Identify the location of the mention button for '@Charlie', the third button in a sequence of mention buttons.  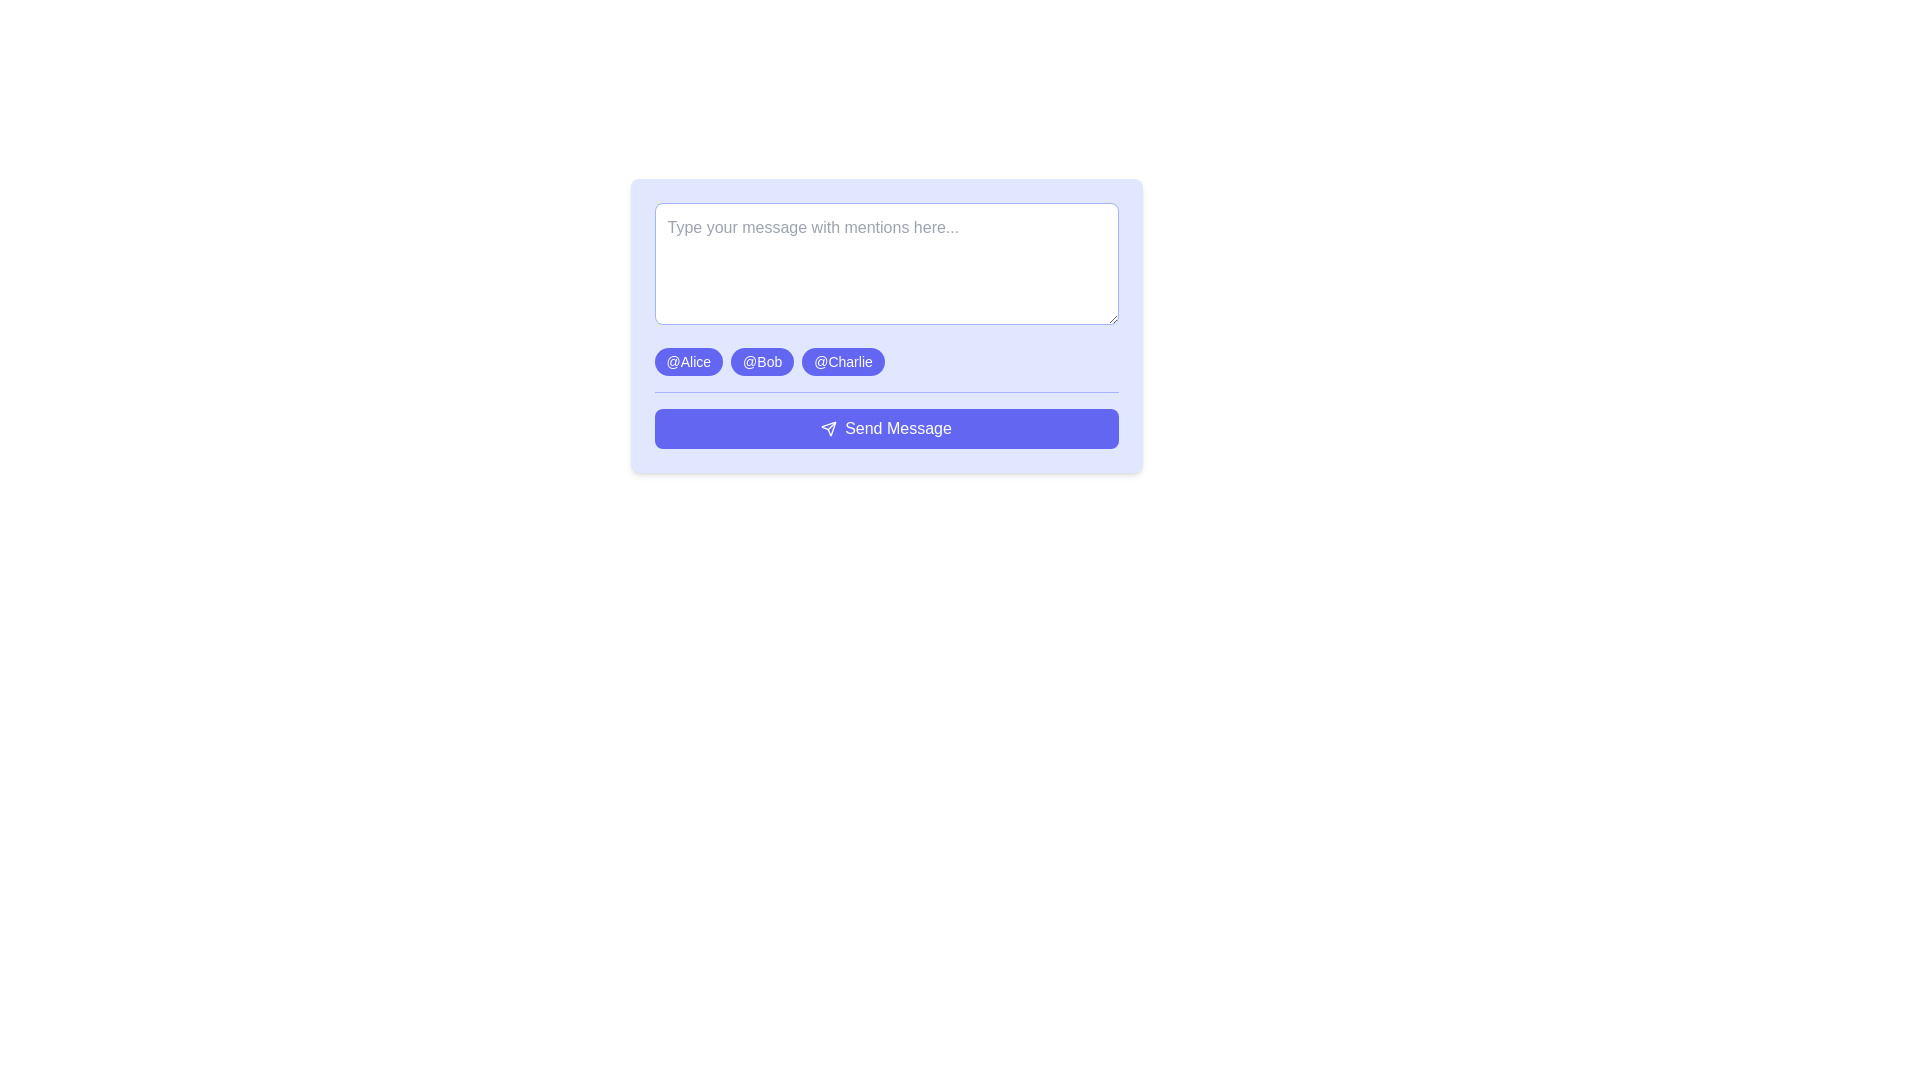
(843, 362).